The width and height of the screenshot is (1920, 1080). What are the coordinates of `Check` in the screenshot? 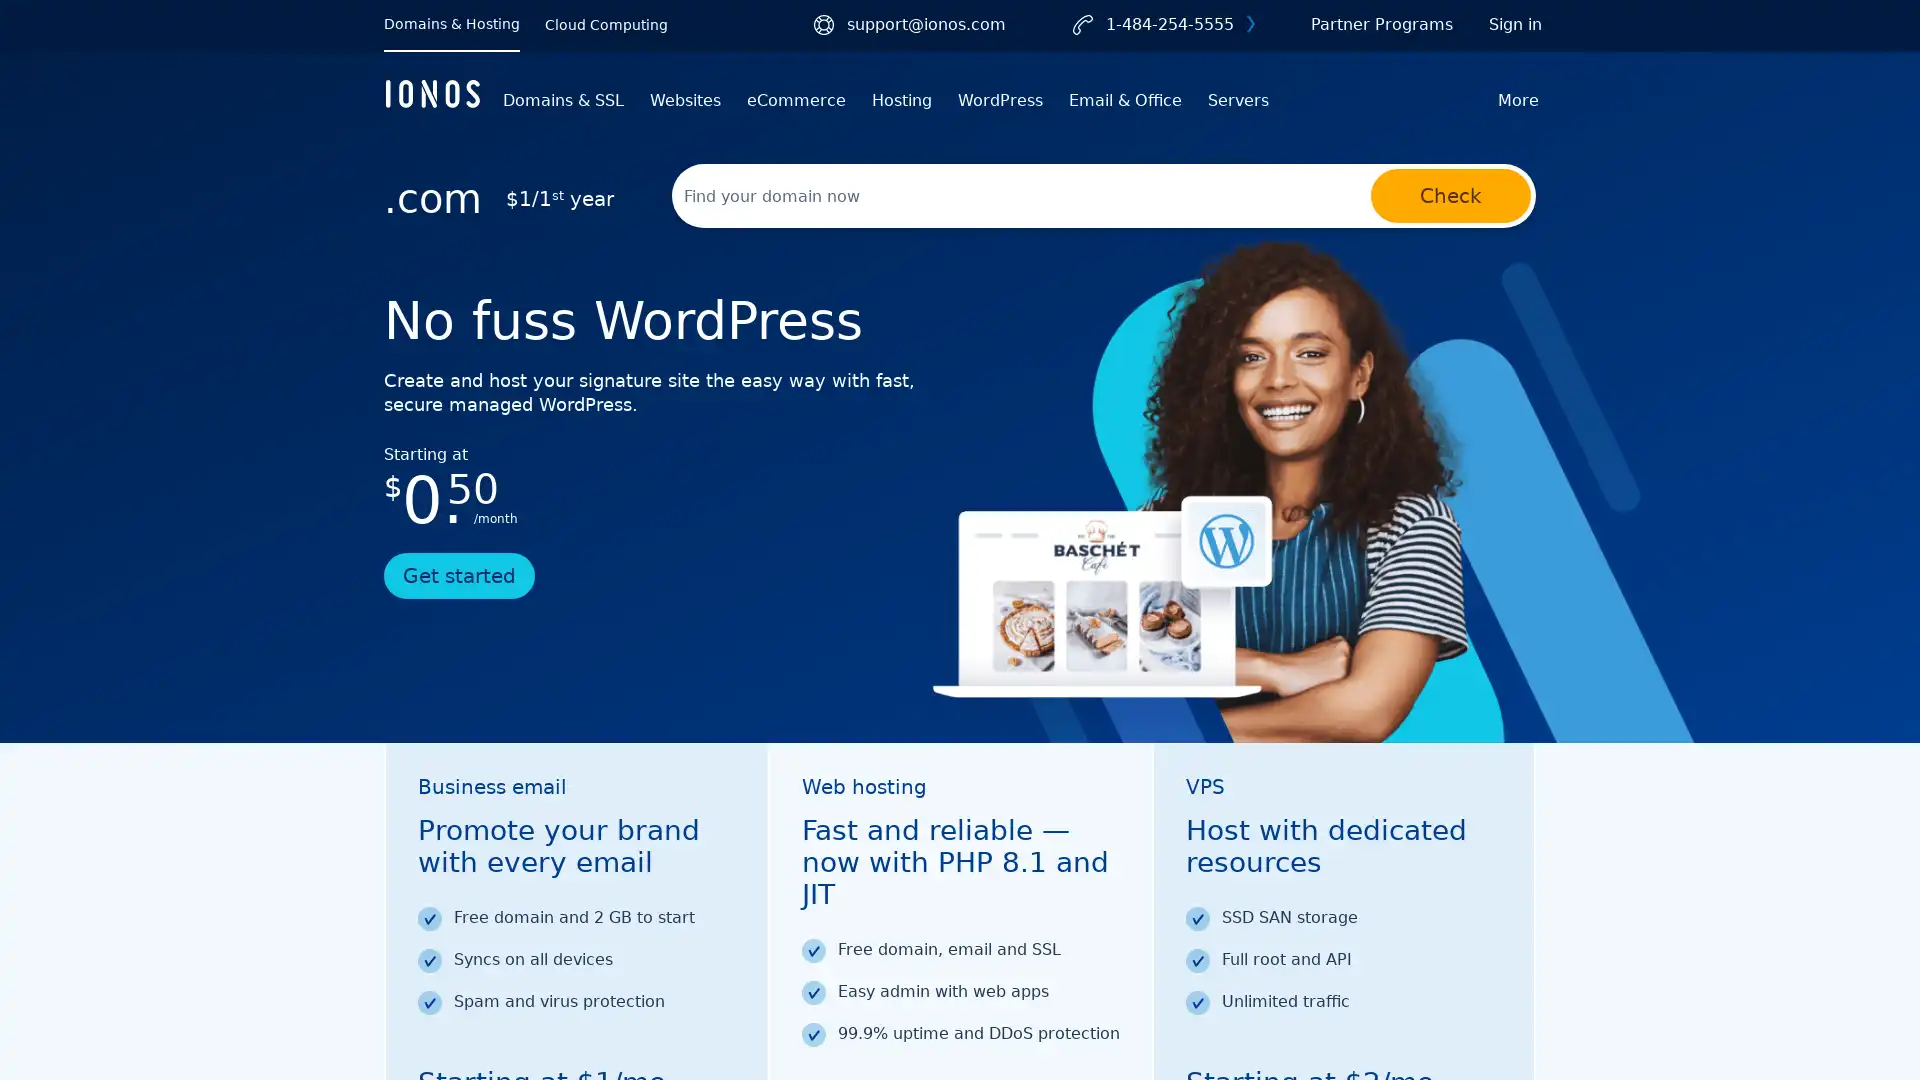 It's located at (1450, 196).